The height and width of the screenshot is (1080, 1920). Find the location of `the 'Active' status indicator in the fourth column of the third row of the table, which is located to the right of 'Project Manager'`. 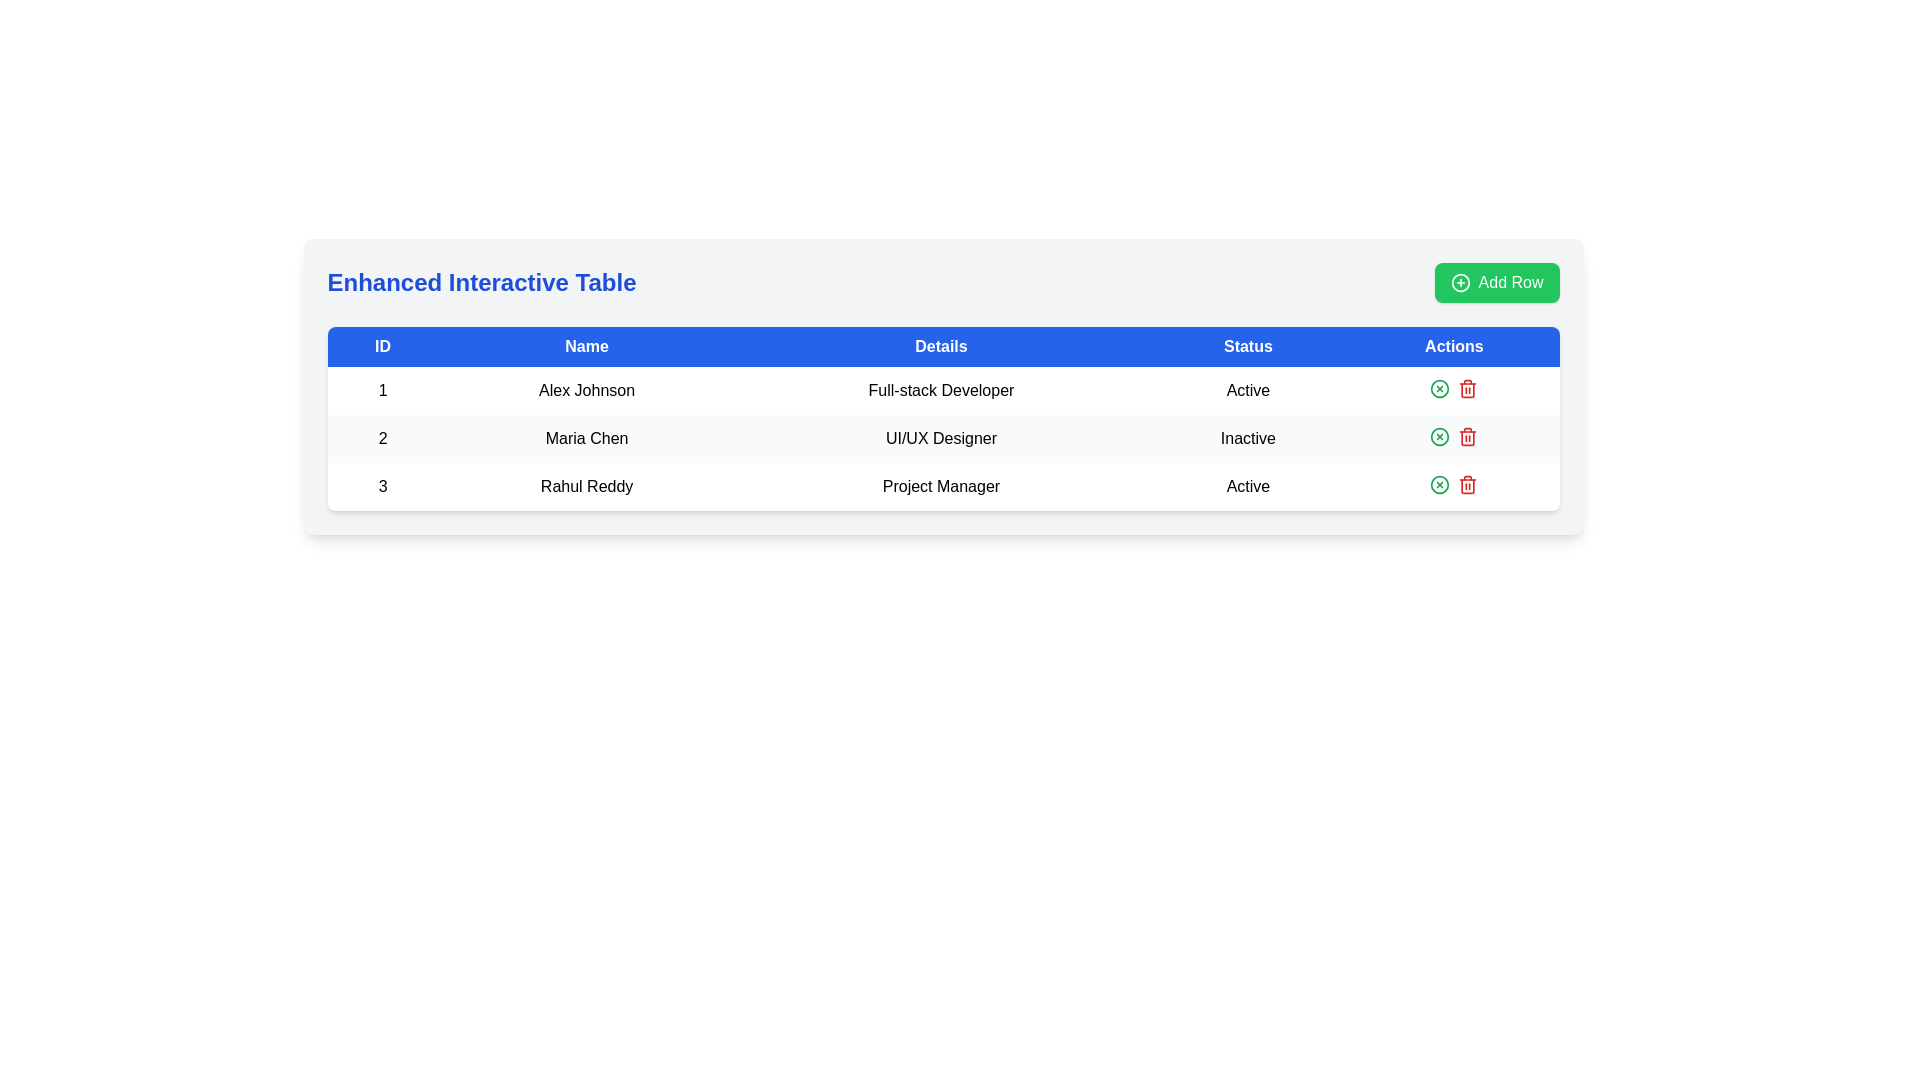

the 'Active' status indicator in the fourth column of the third row of the table, which is located to the right of 'Project Manager' is located at coordinates (1247, 486).